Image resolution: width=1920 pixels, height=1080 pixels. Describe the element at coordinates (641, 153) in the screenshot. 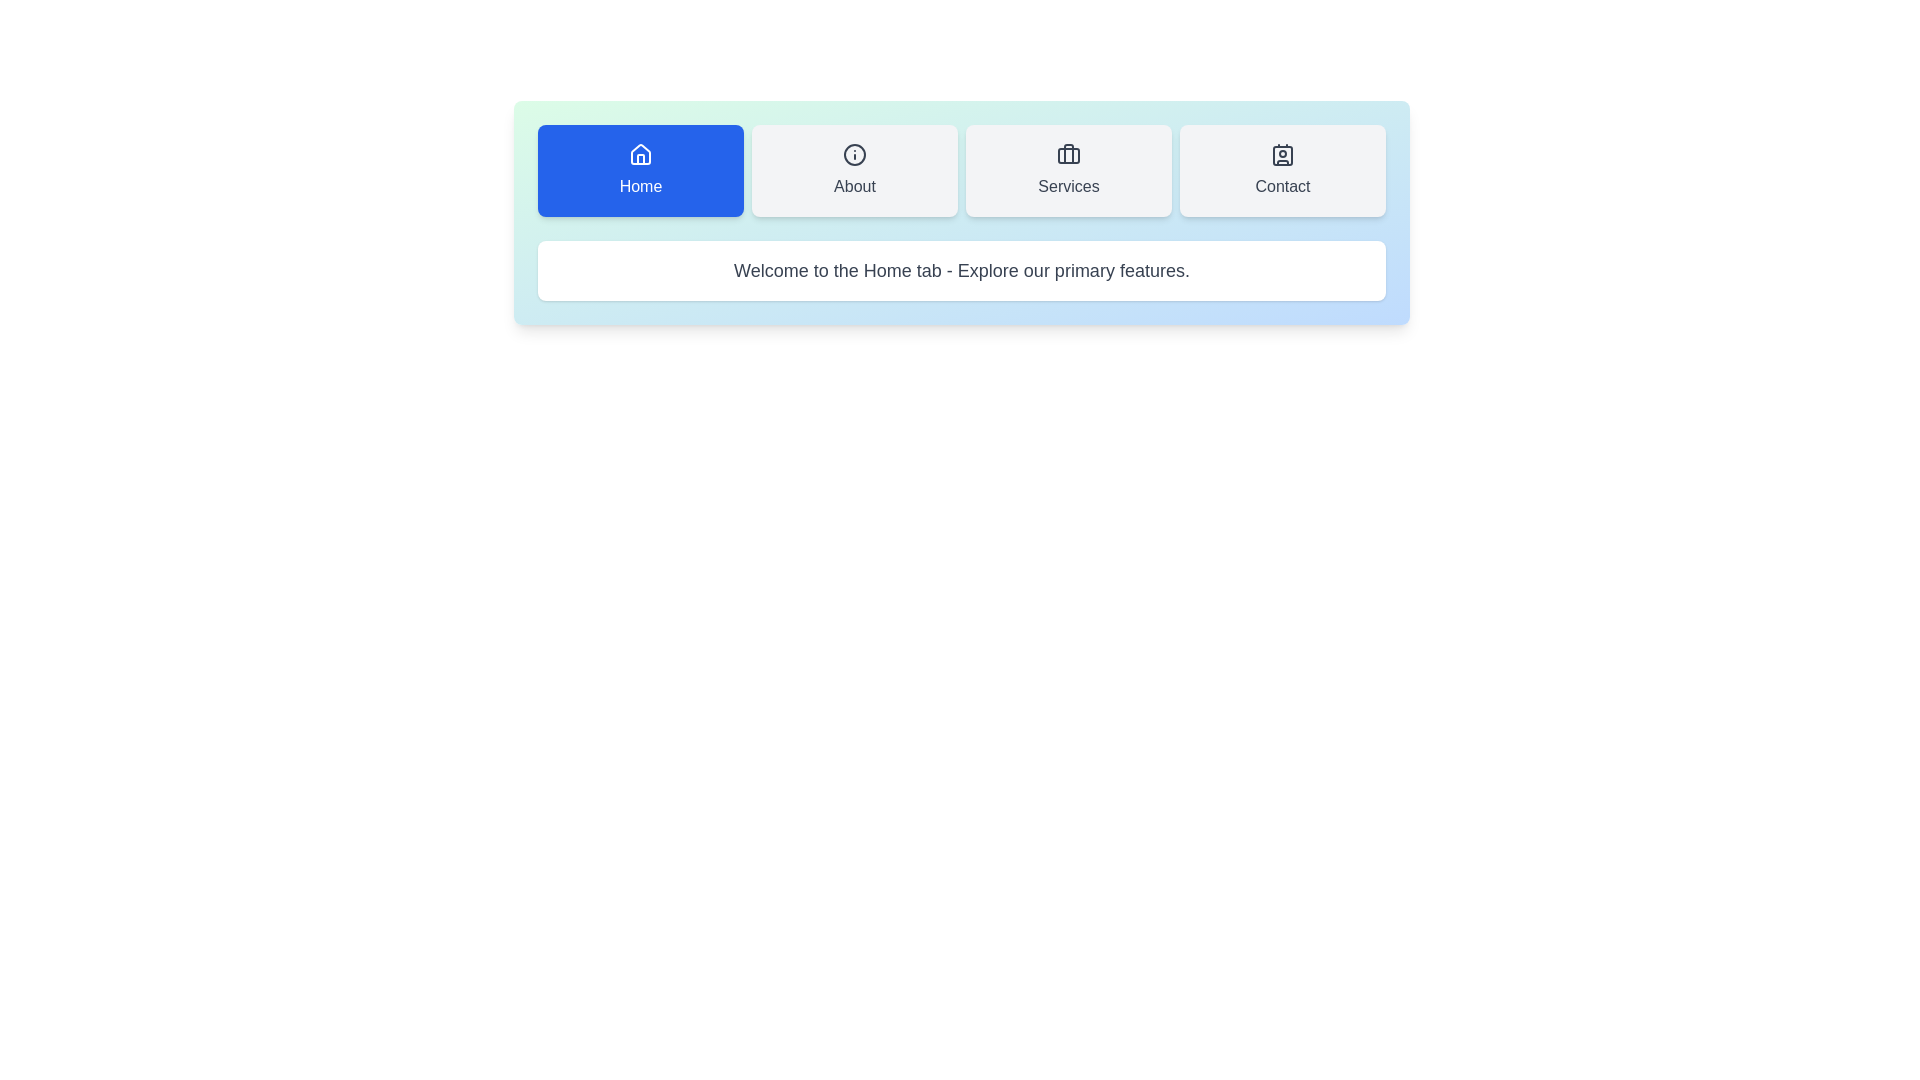

I see `the house icon located` at that location.